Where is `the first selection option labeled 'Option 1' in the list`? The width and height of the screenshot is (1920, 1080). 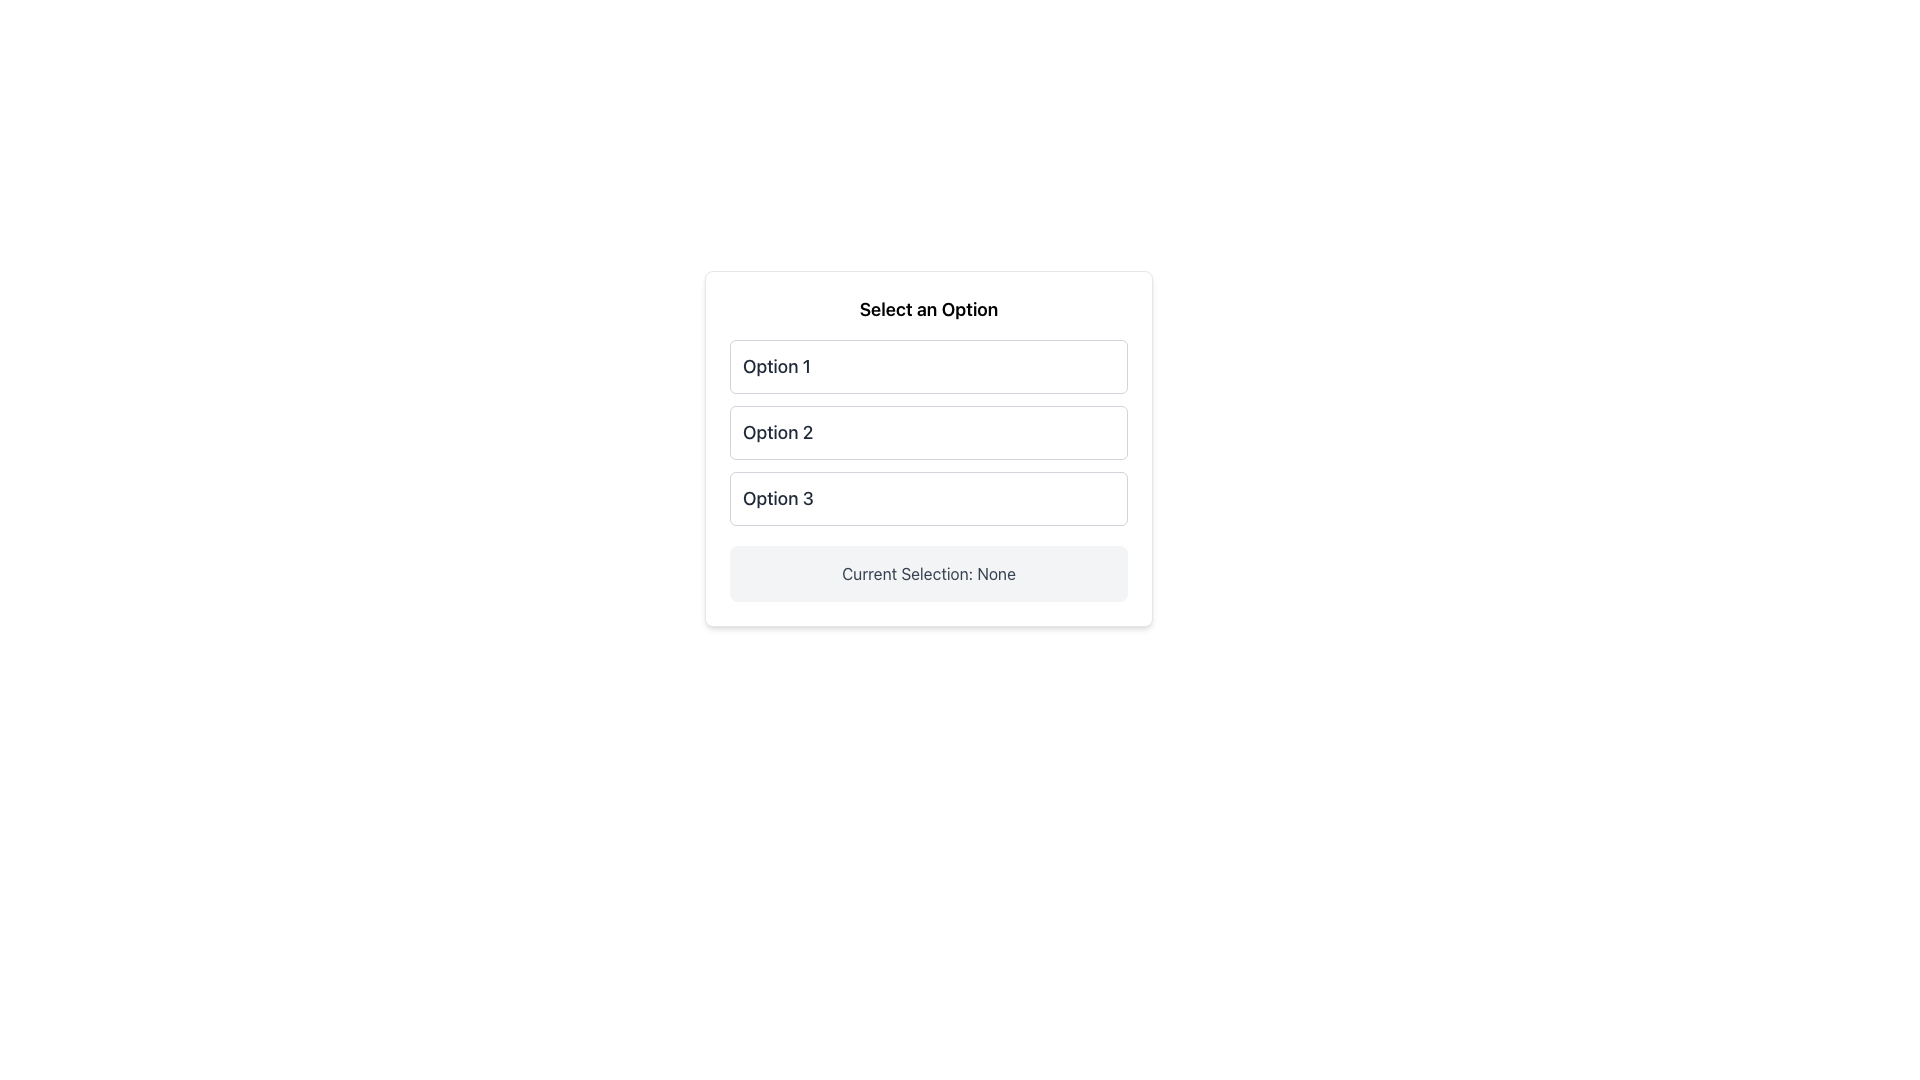 the first selection option labeled 'Option 1' in the list is located at coordinates (928, 366).